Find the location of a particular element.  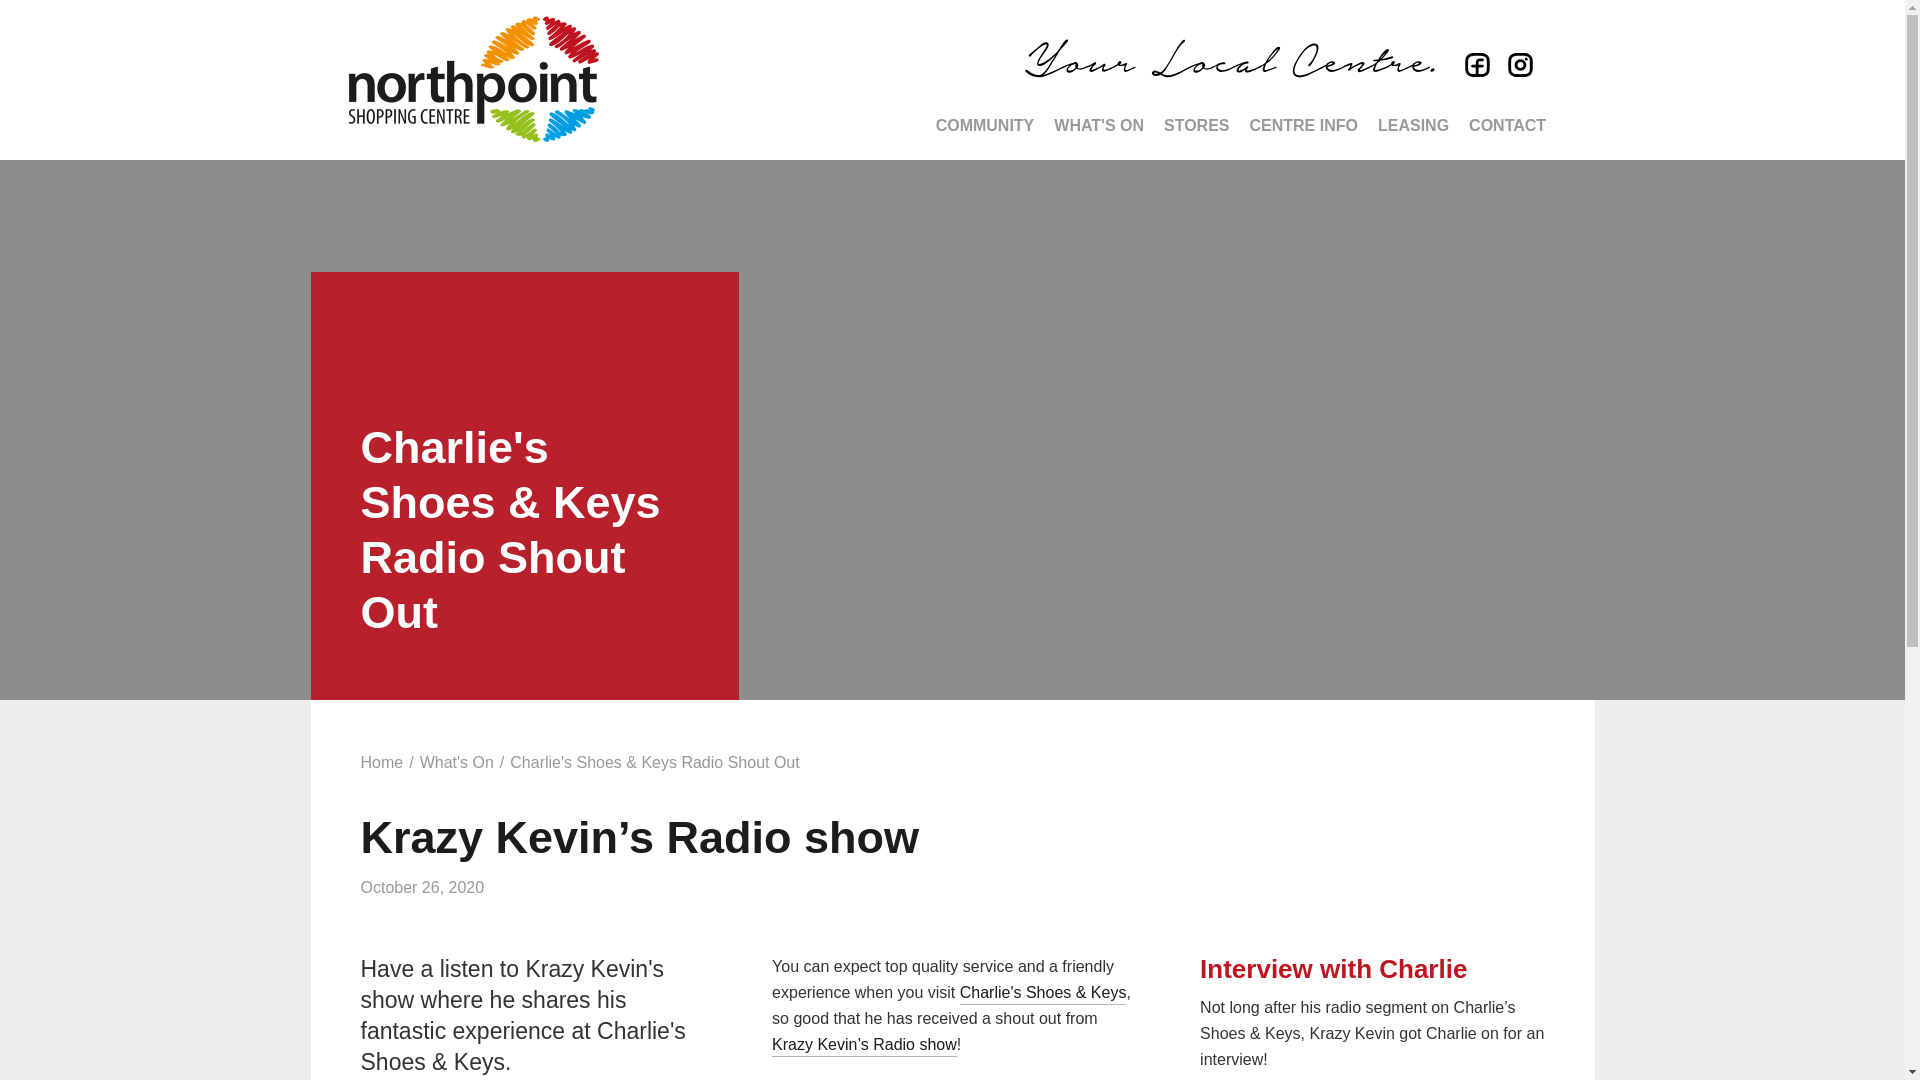

'What's On' is located at coordinates (455, 764).